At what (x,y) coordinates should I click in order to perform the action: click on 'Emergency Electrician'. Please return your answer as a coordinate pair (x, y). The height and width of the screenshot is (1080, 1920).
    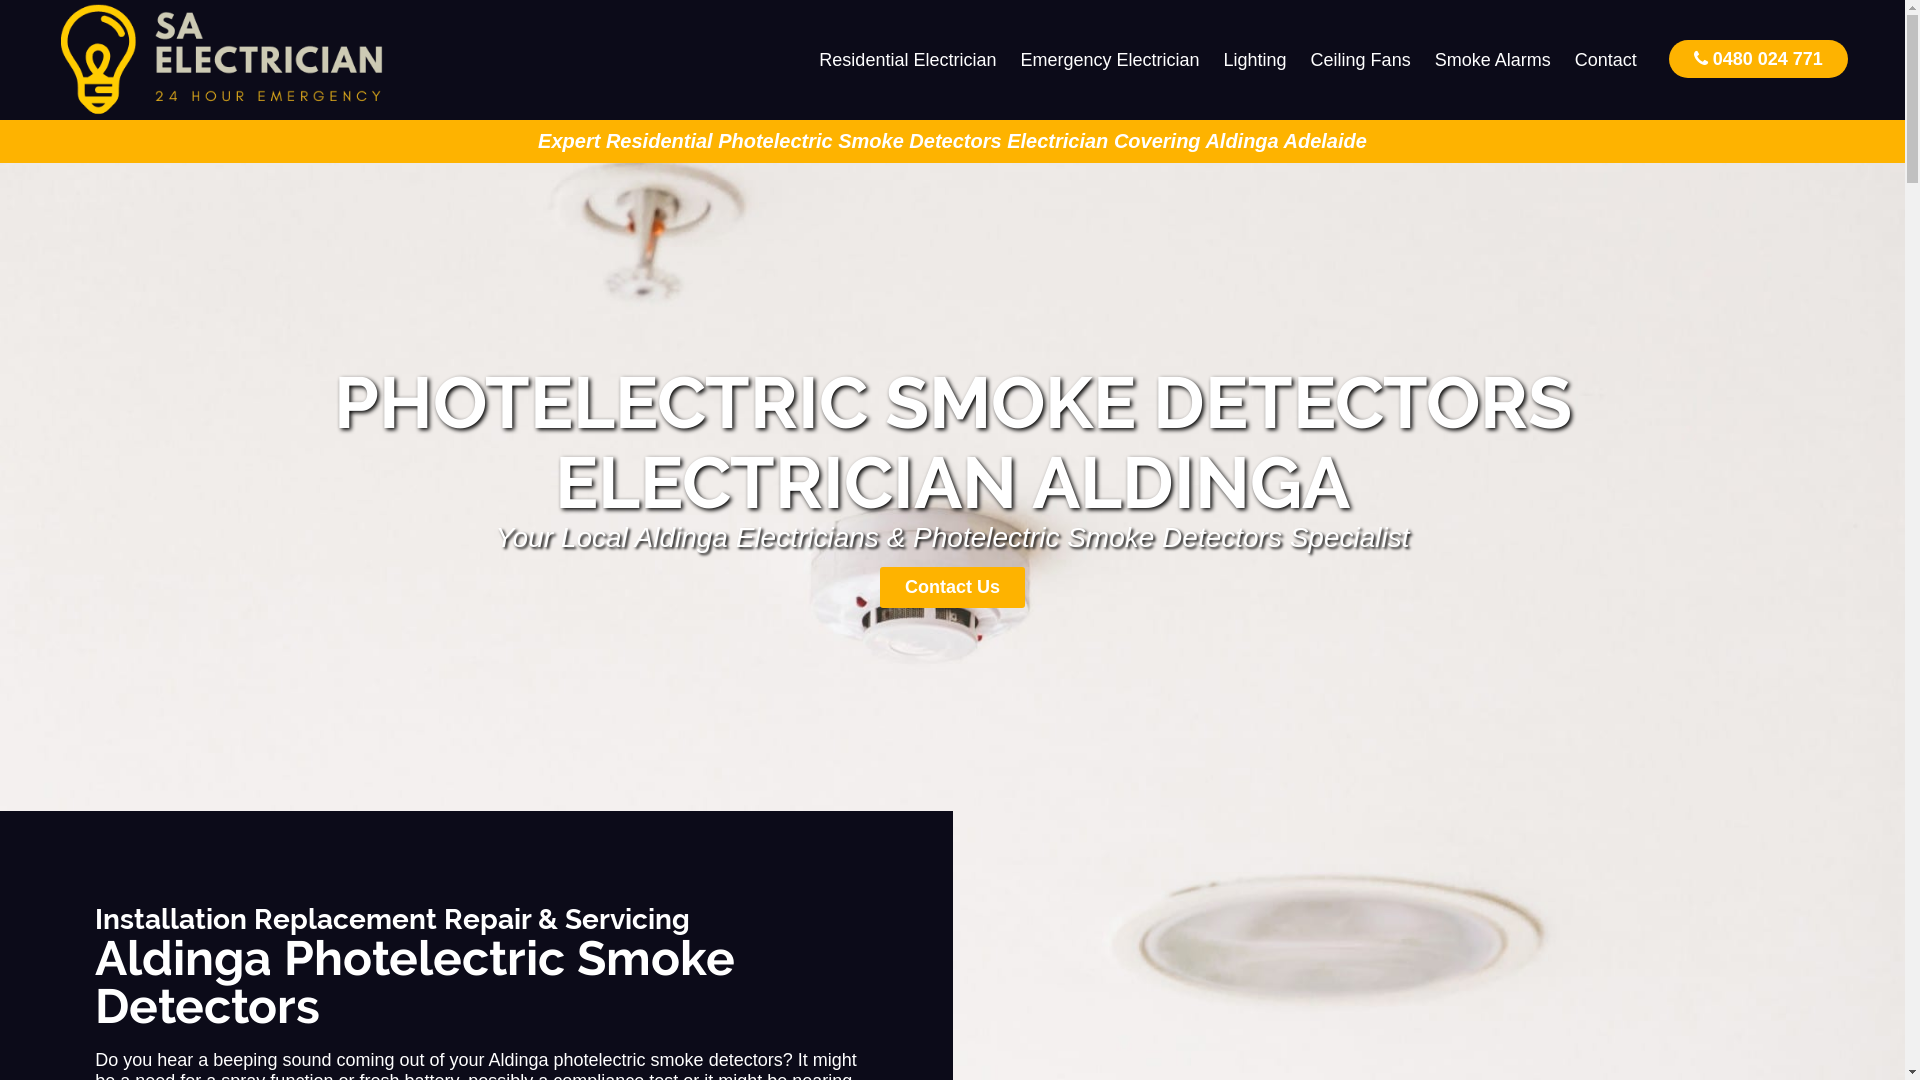
    Looking at the image, I should click on (1108, 59).